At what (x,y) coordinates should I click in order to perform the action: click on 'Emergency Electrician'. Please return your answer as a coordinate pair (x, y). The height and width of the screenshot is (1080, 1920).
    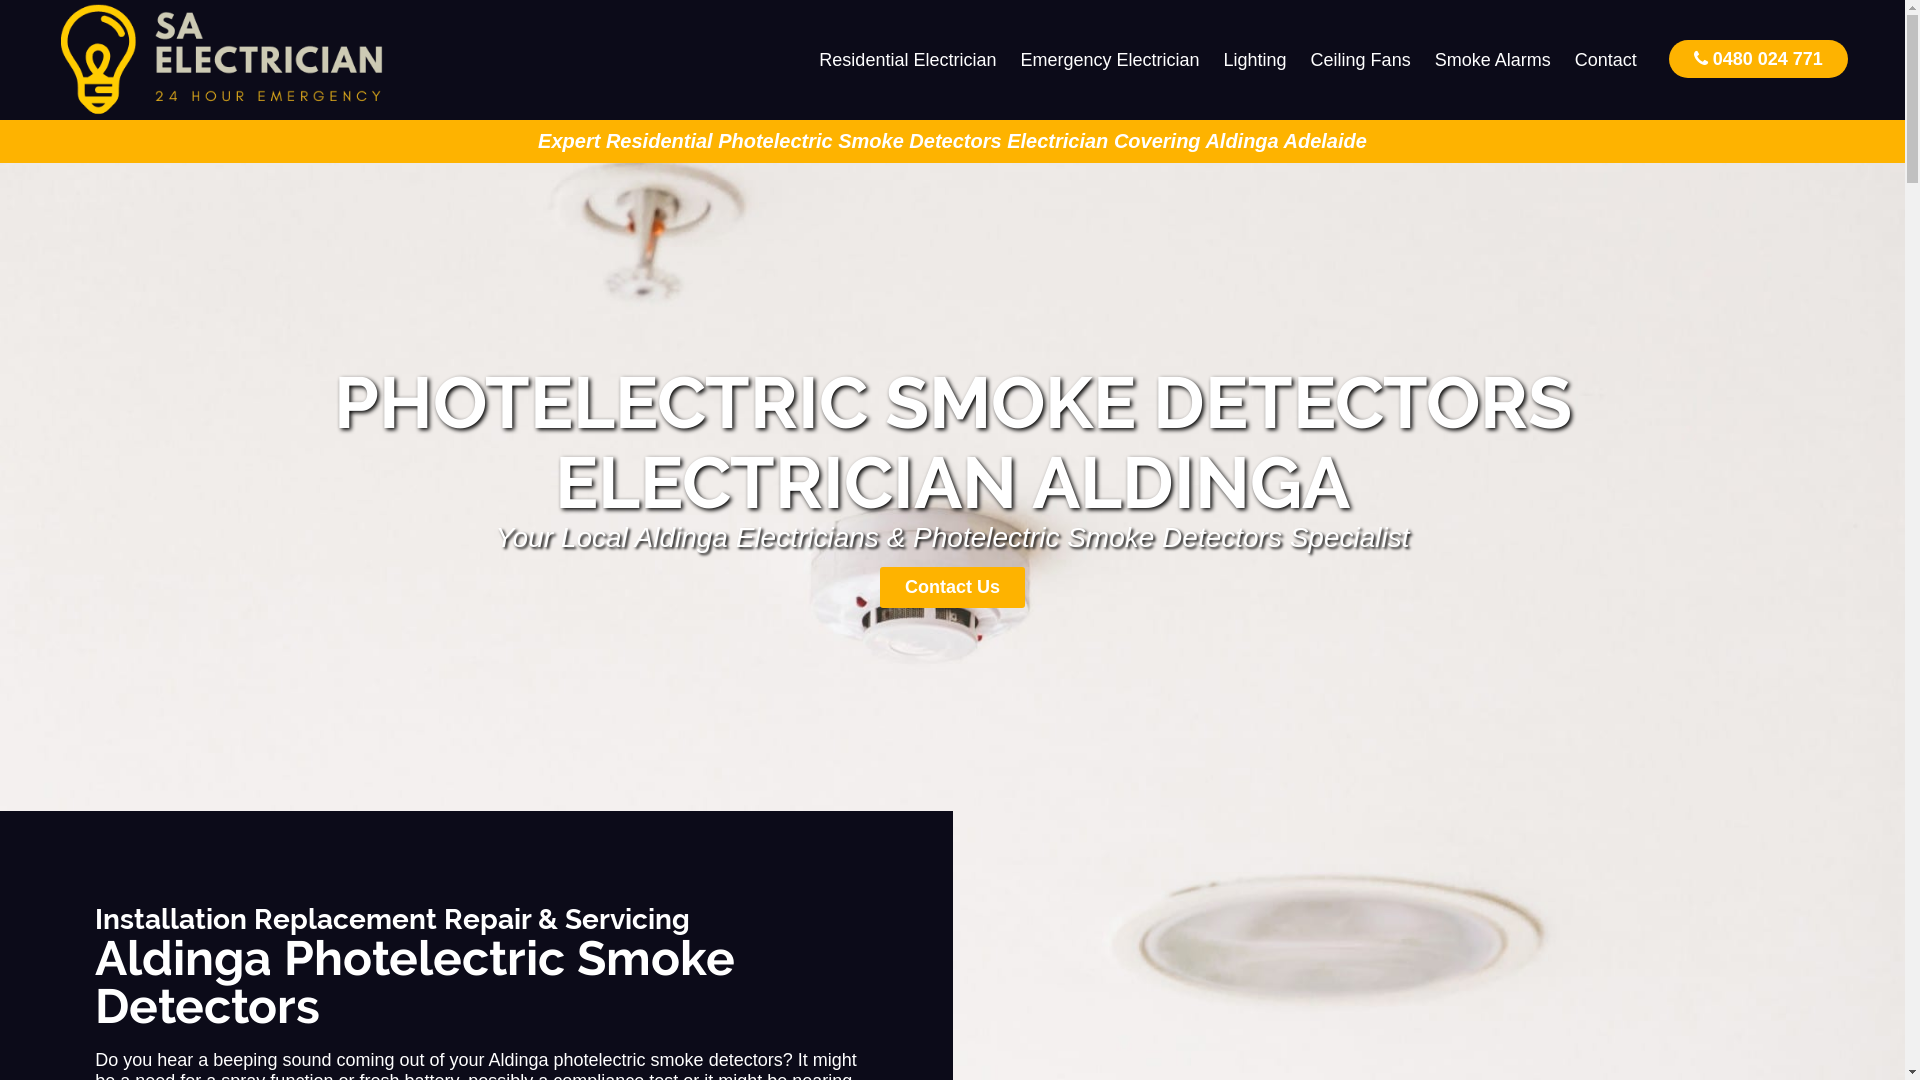
    Looking at the image, I should click on (1108, 59).